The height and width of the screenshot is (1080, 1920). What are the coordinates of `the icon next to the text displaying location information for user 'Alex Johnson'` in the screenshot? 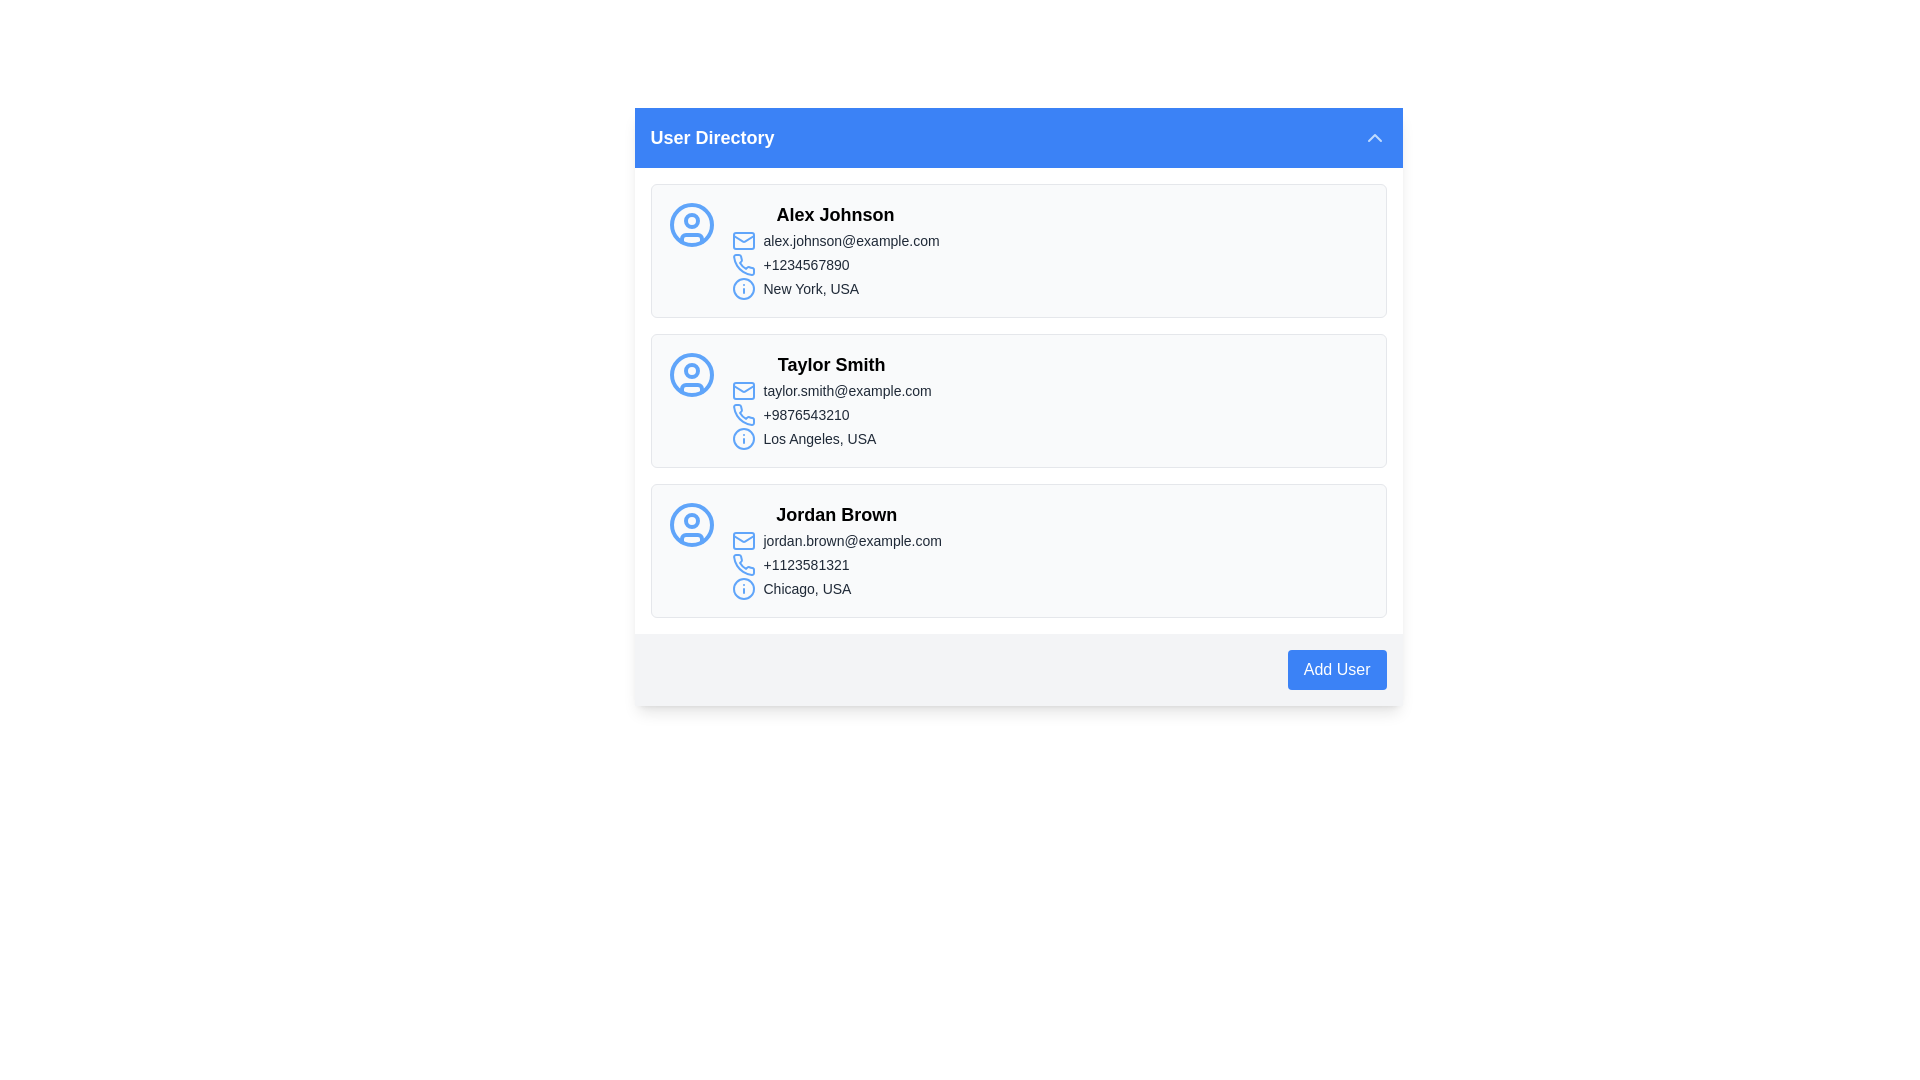 It's located at (835, 289).